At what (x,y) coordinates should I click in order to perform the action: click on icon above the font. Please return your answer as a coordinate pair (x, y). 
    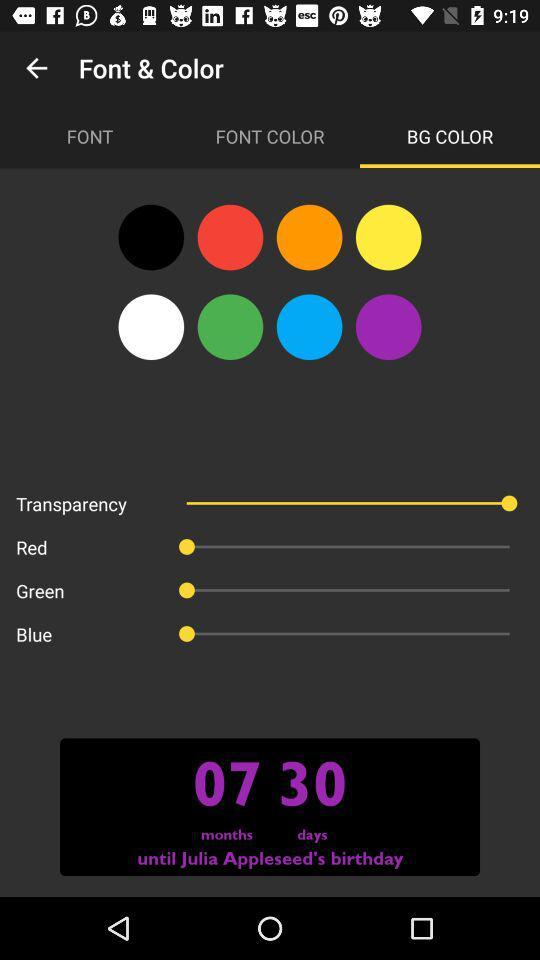
    Looking at the image, I should click on (36, 68).